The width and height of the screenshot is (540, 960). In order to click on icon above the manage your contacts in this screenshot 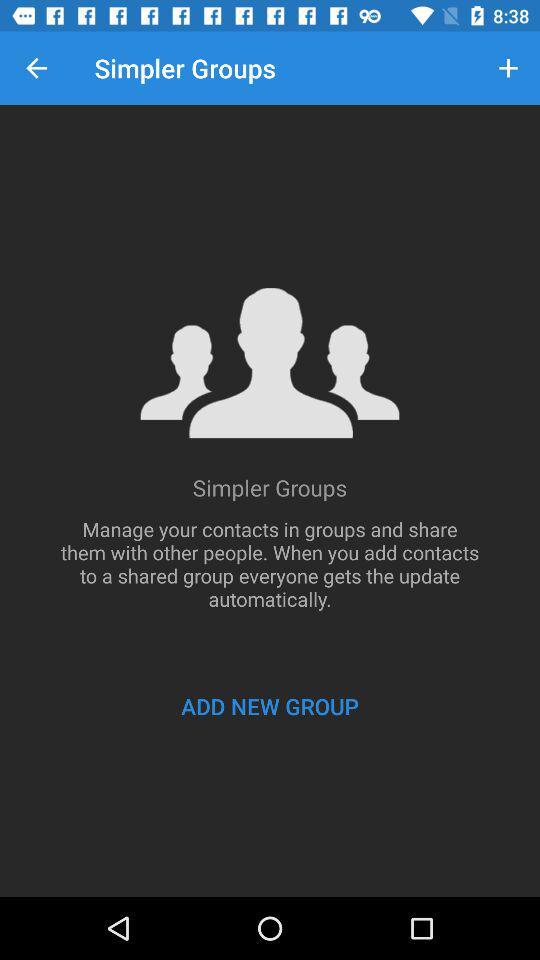, I will do `click(36, 68)`.